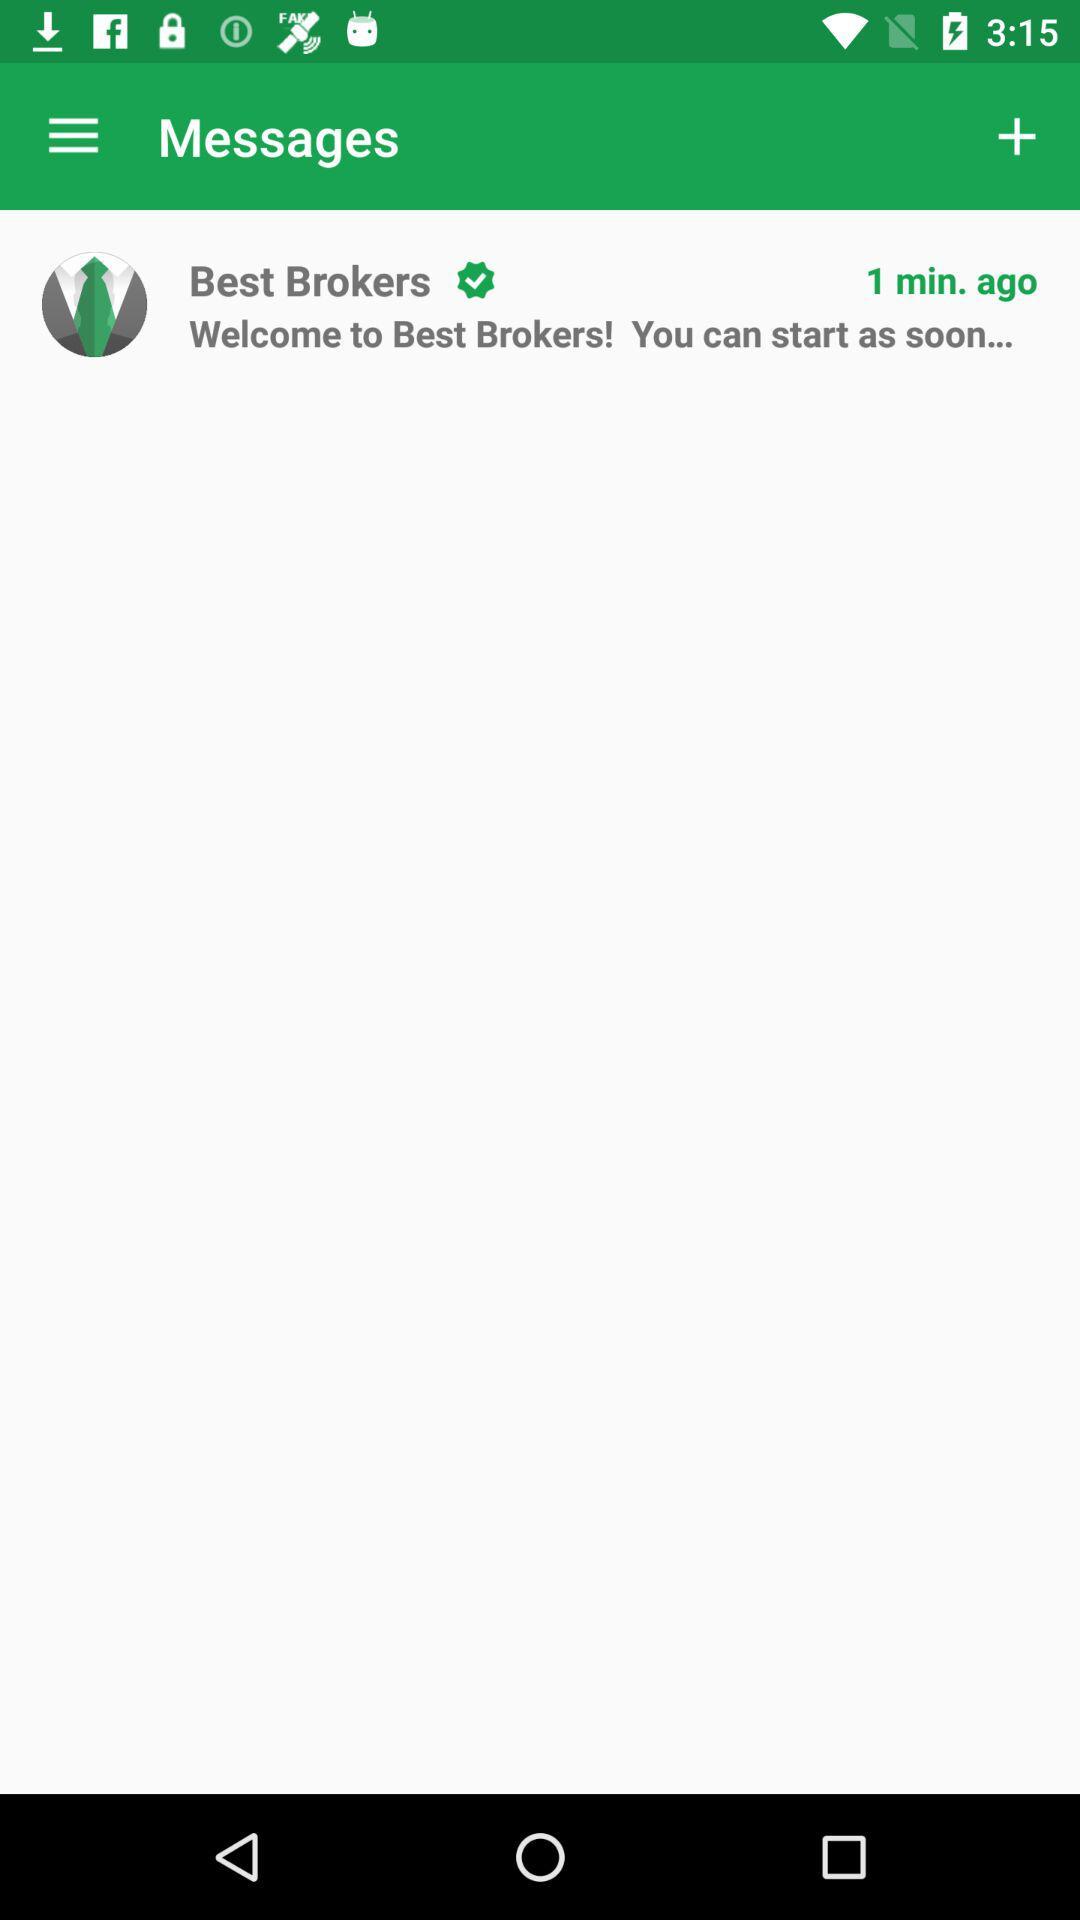 The image size is (1080, 1920). Describe the element at coordinates (1017, 135) in the screenshot. I see `the icon above the 1 min. ago icon` at that location.